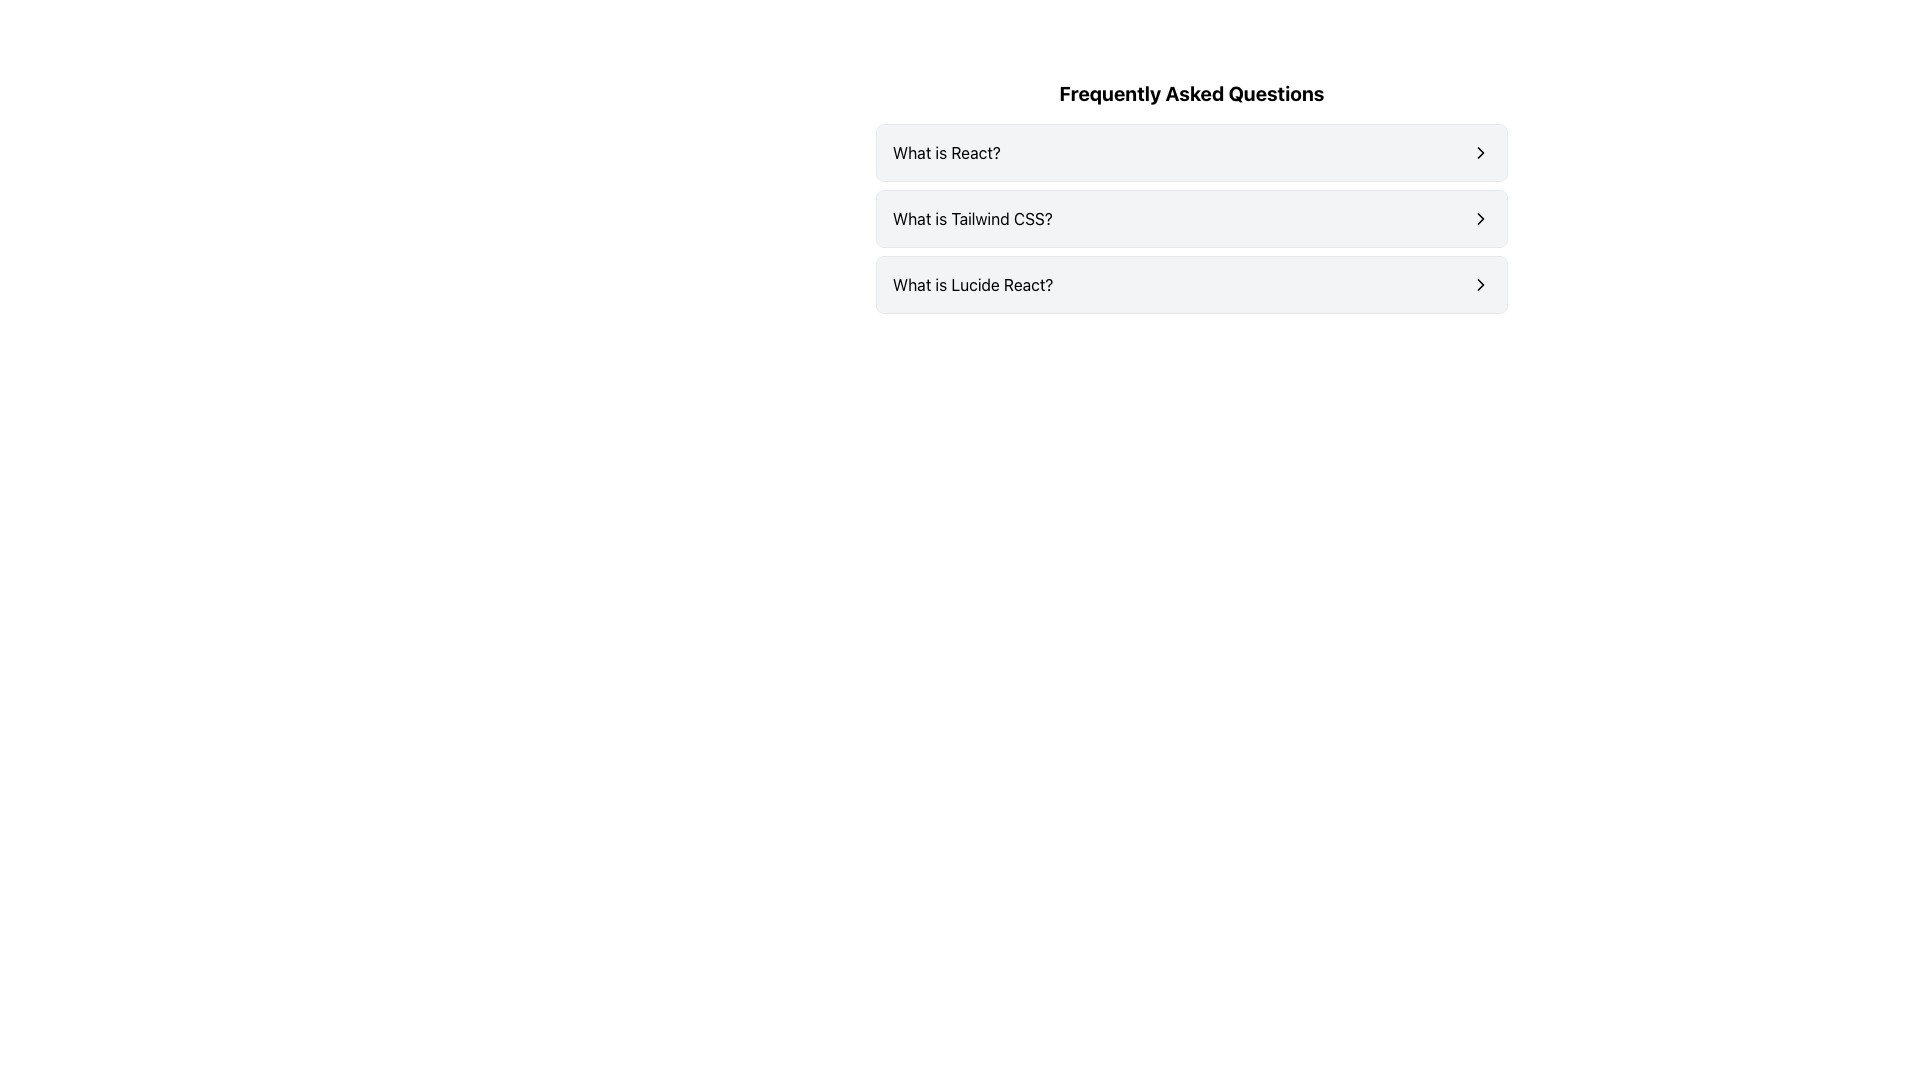  What do you see at coordinates (1191, 152) in the screenshot?
I see `the button labeled 'What is React?'` at bounding box center [1191, 152].